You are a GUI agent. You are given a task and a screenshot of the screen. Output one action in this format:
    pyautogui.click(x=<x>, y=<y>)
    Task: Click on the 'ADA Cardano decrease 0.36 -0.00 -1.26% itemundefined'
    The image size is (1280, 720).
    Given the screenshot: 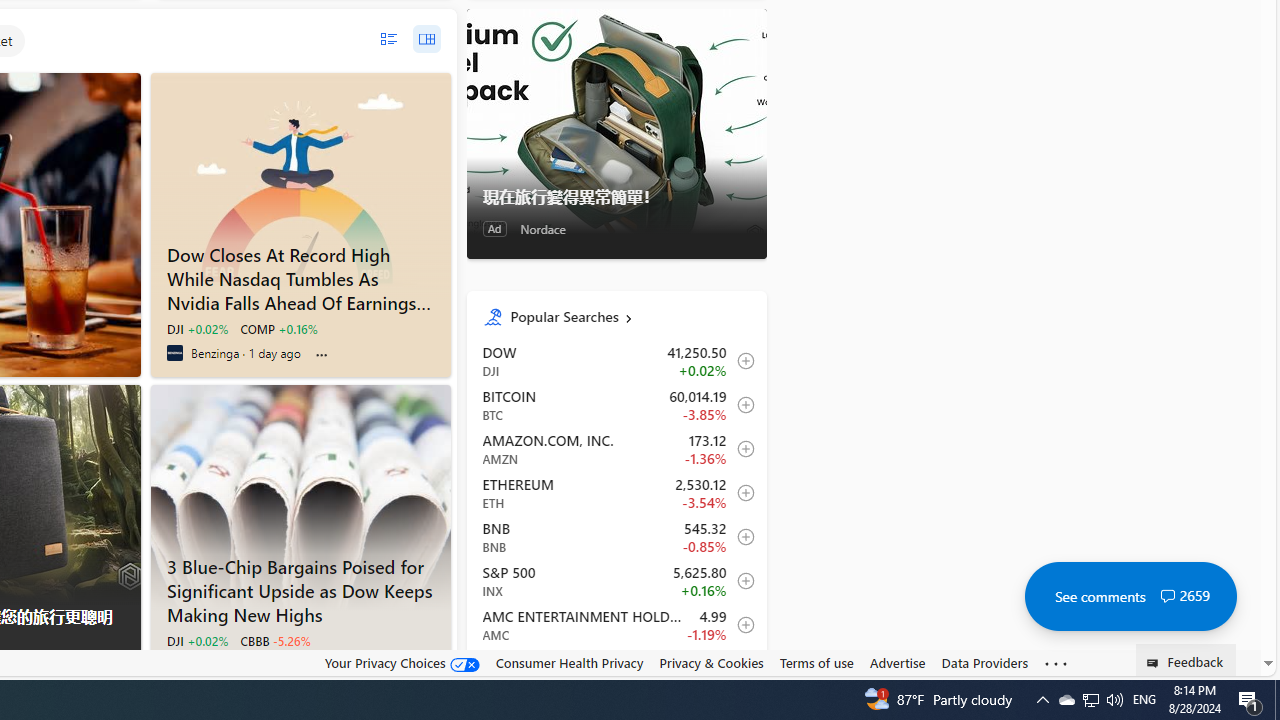 What is the action you would take?
    pyautogui.click(x=615, y=669)
    